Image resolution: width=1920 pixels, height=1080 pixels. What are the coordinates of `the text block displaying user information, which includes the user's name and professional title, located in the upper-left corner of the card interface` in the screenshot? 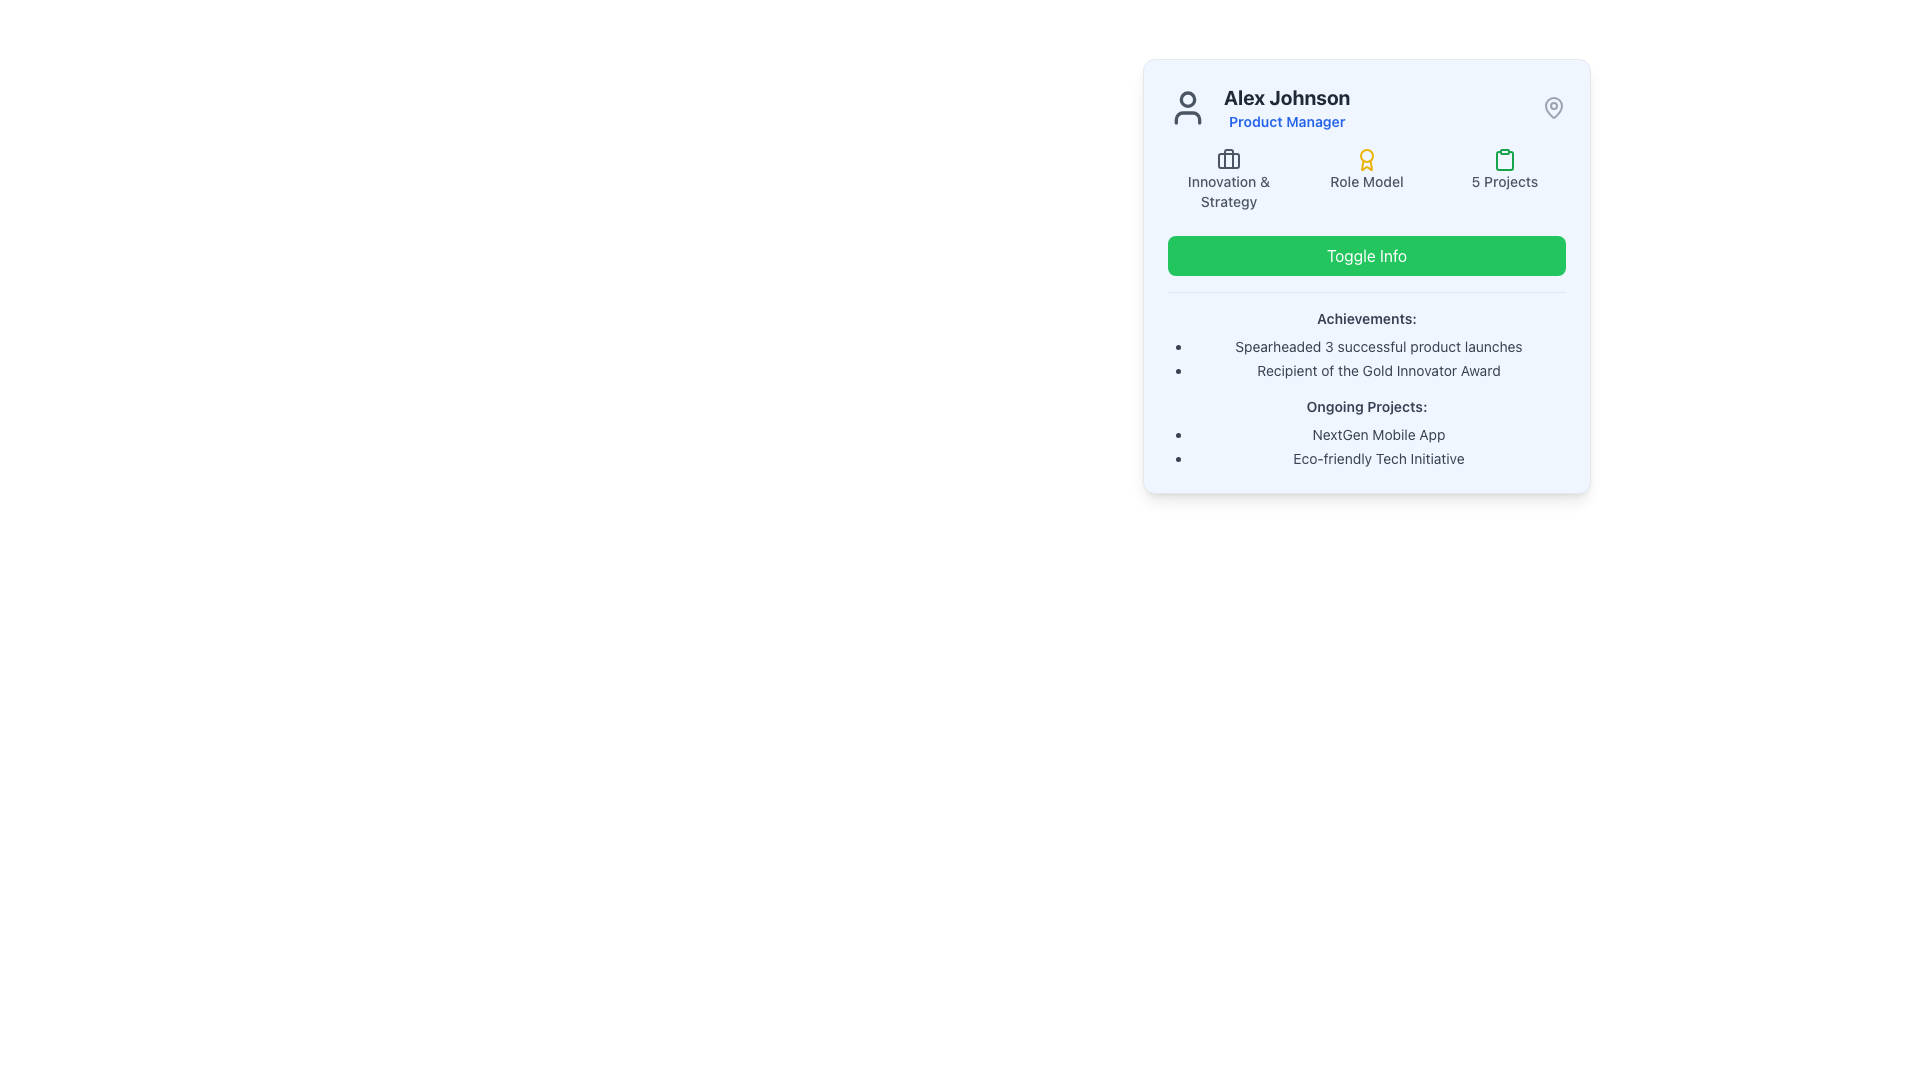 It's located at (1258, 108).